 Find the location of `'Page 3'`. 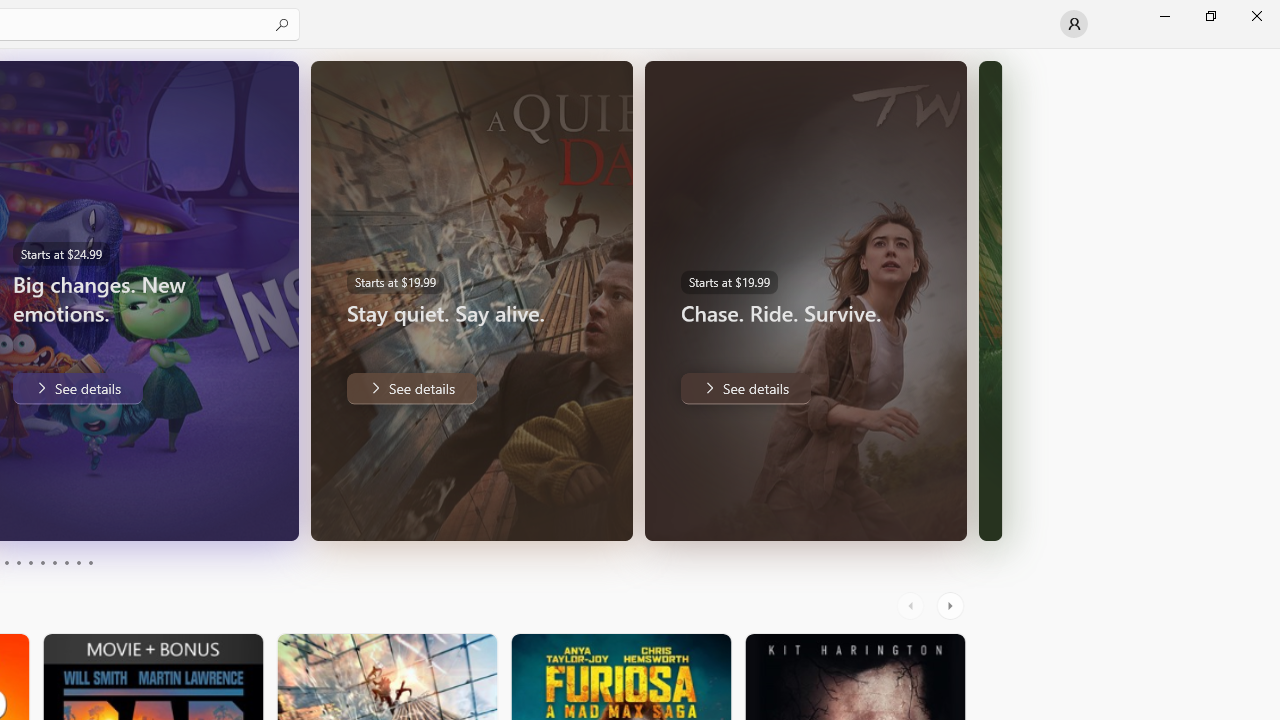

'Page 3' is located at coordinates (5, 563).